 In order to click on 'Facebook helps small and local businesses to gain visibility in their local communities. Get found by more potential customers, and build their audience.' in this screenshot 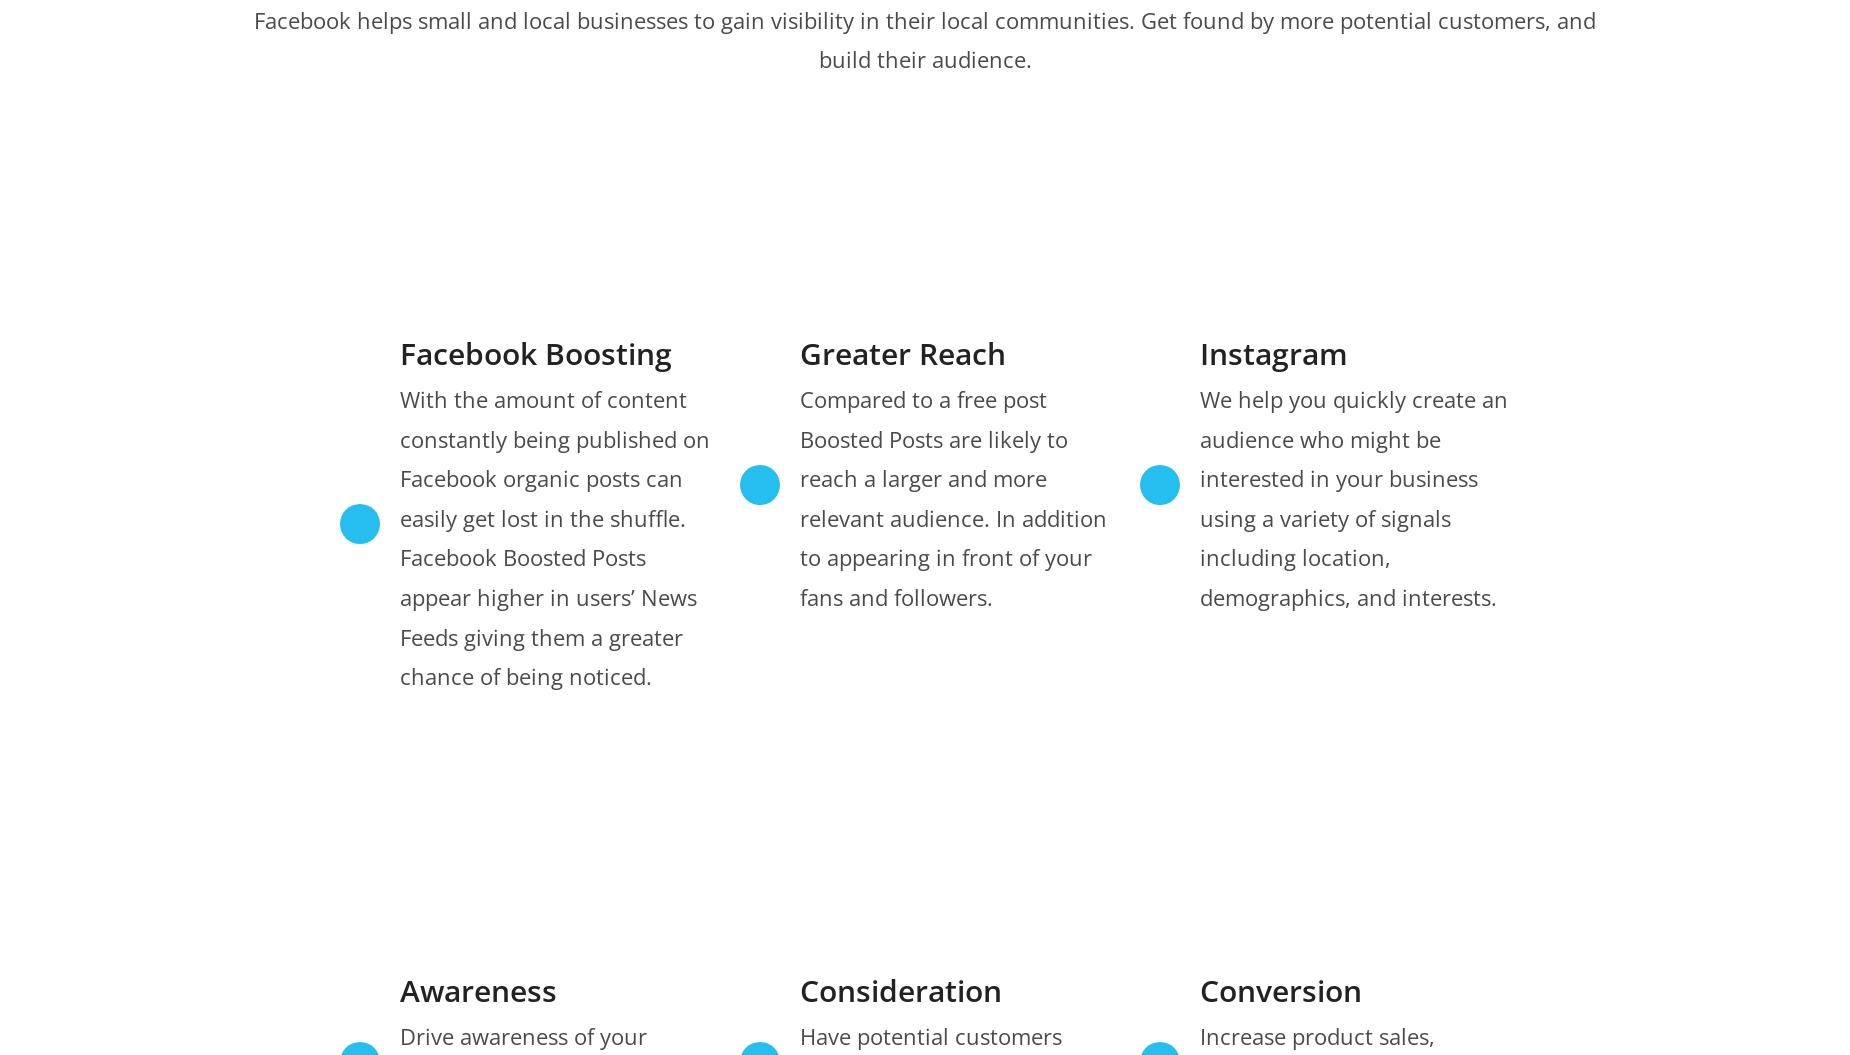, I will do `click(925, 39)`.